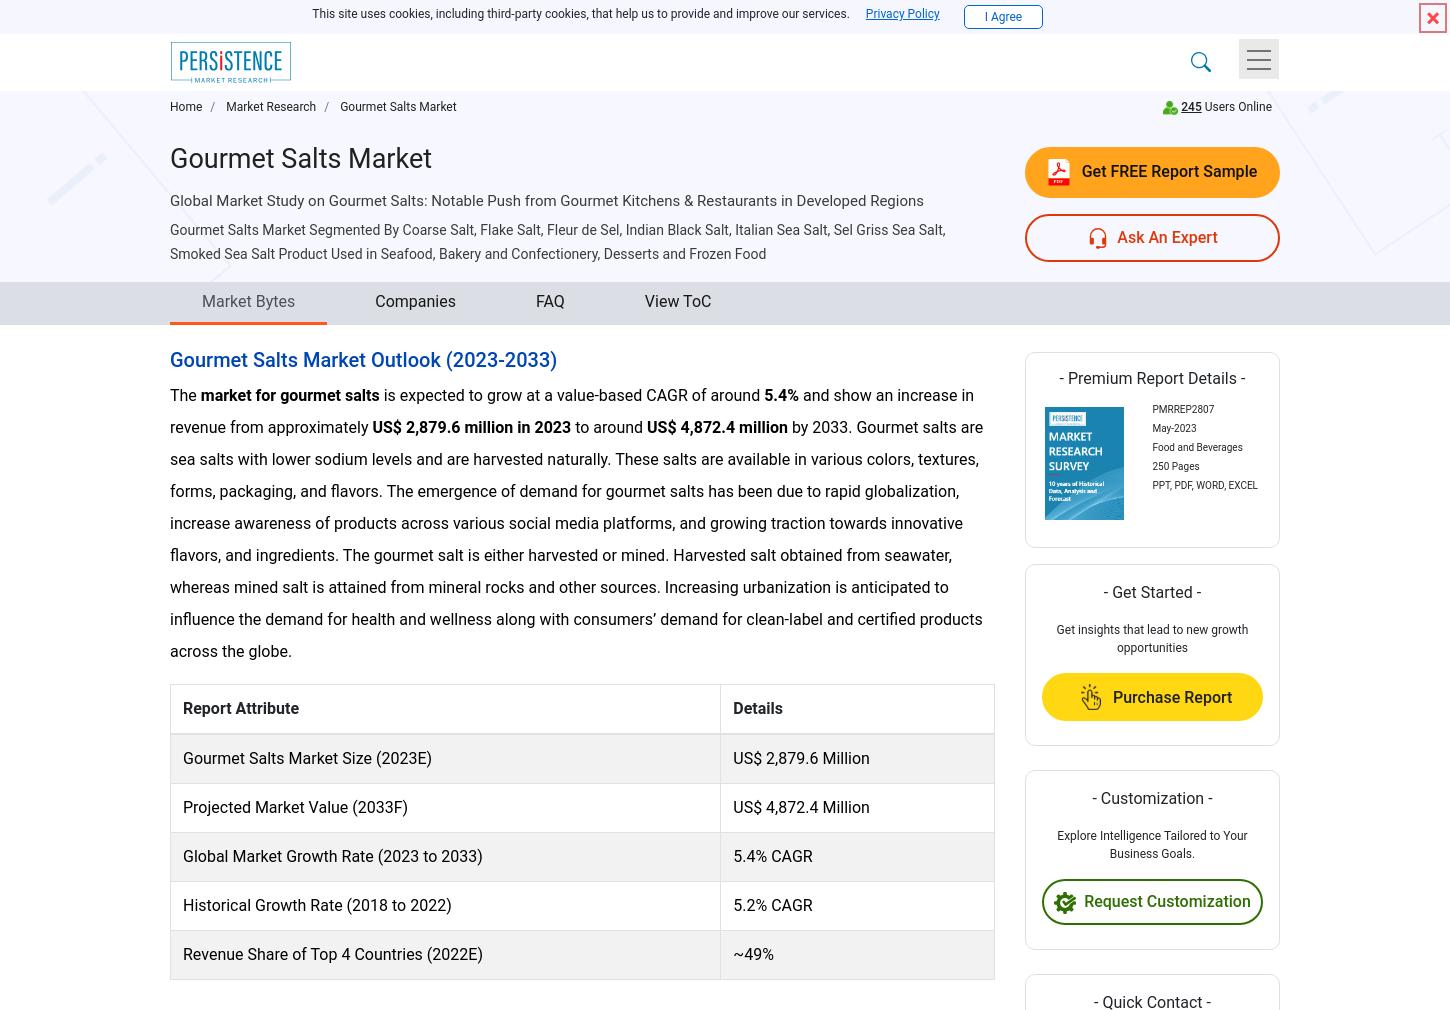 The height and width of the screenshot is (1010, 1450). What do you see at coordinates (307, 756) in the screenshot?
I see `'Gourmet Salts Market Size (2023E)'` at bounding box center [307, 756].